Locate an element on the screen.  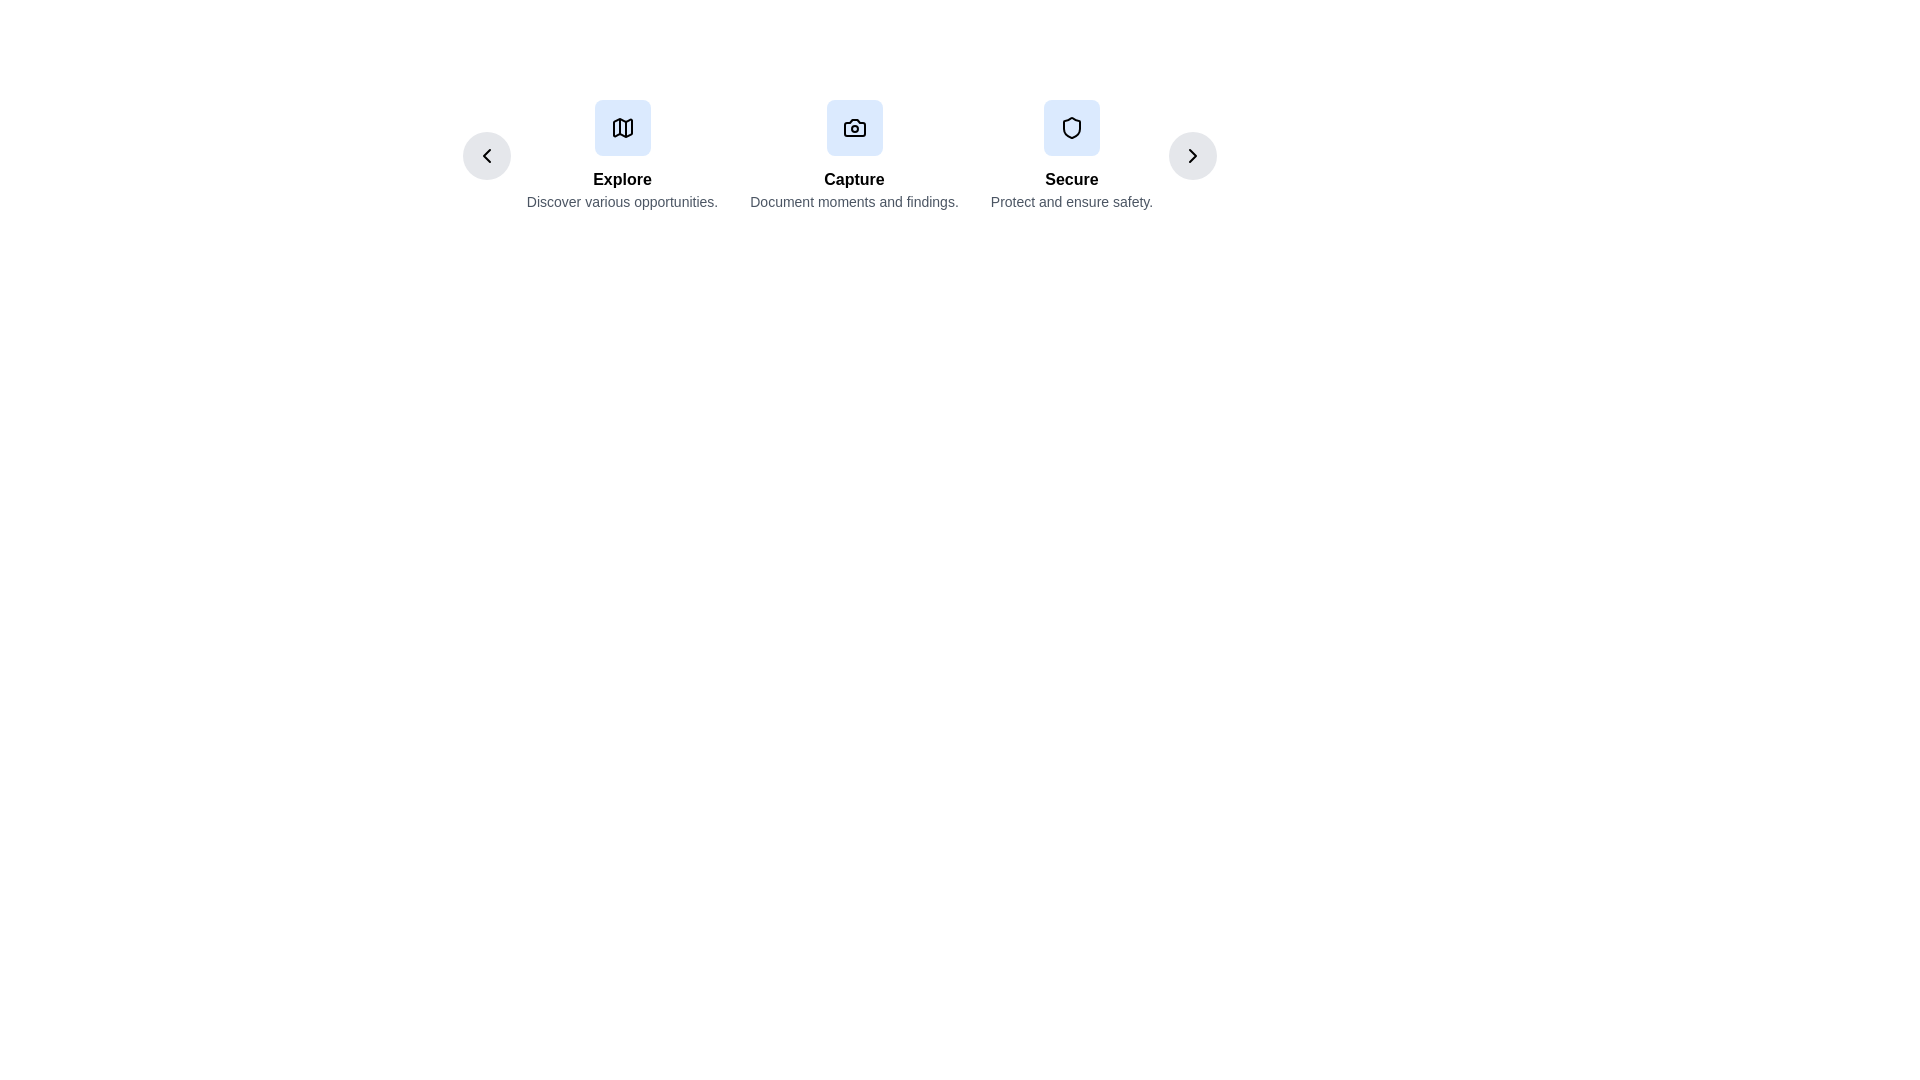
descriptive text labeled 'Document moments and findings.' which is positioned directly below the title 'Capture' in the central column of the interface is located at coordinates (854, 201).